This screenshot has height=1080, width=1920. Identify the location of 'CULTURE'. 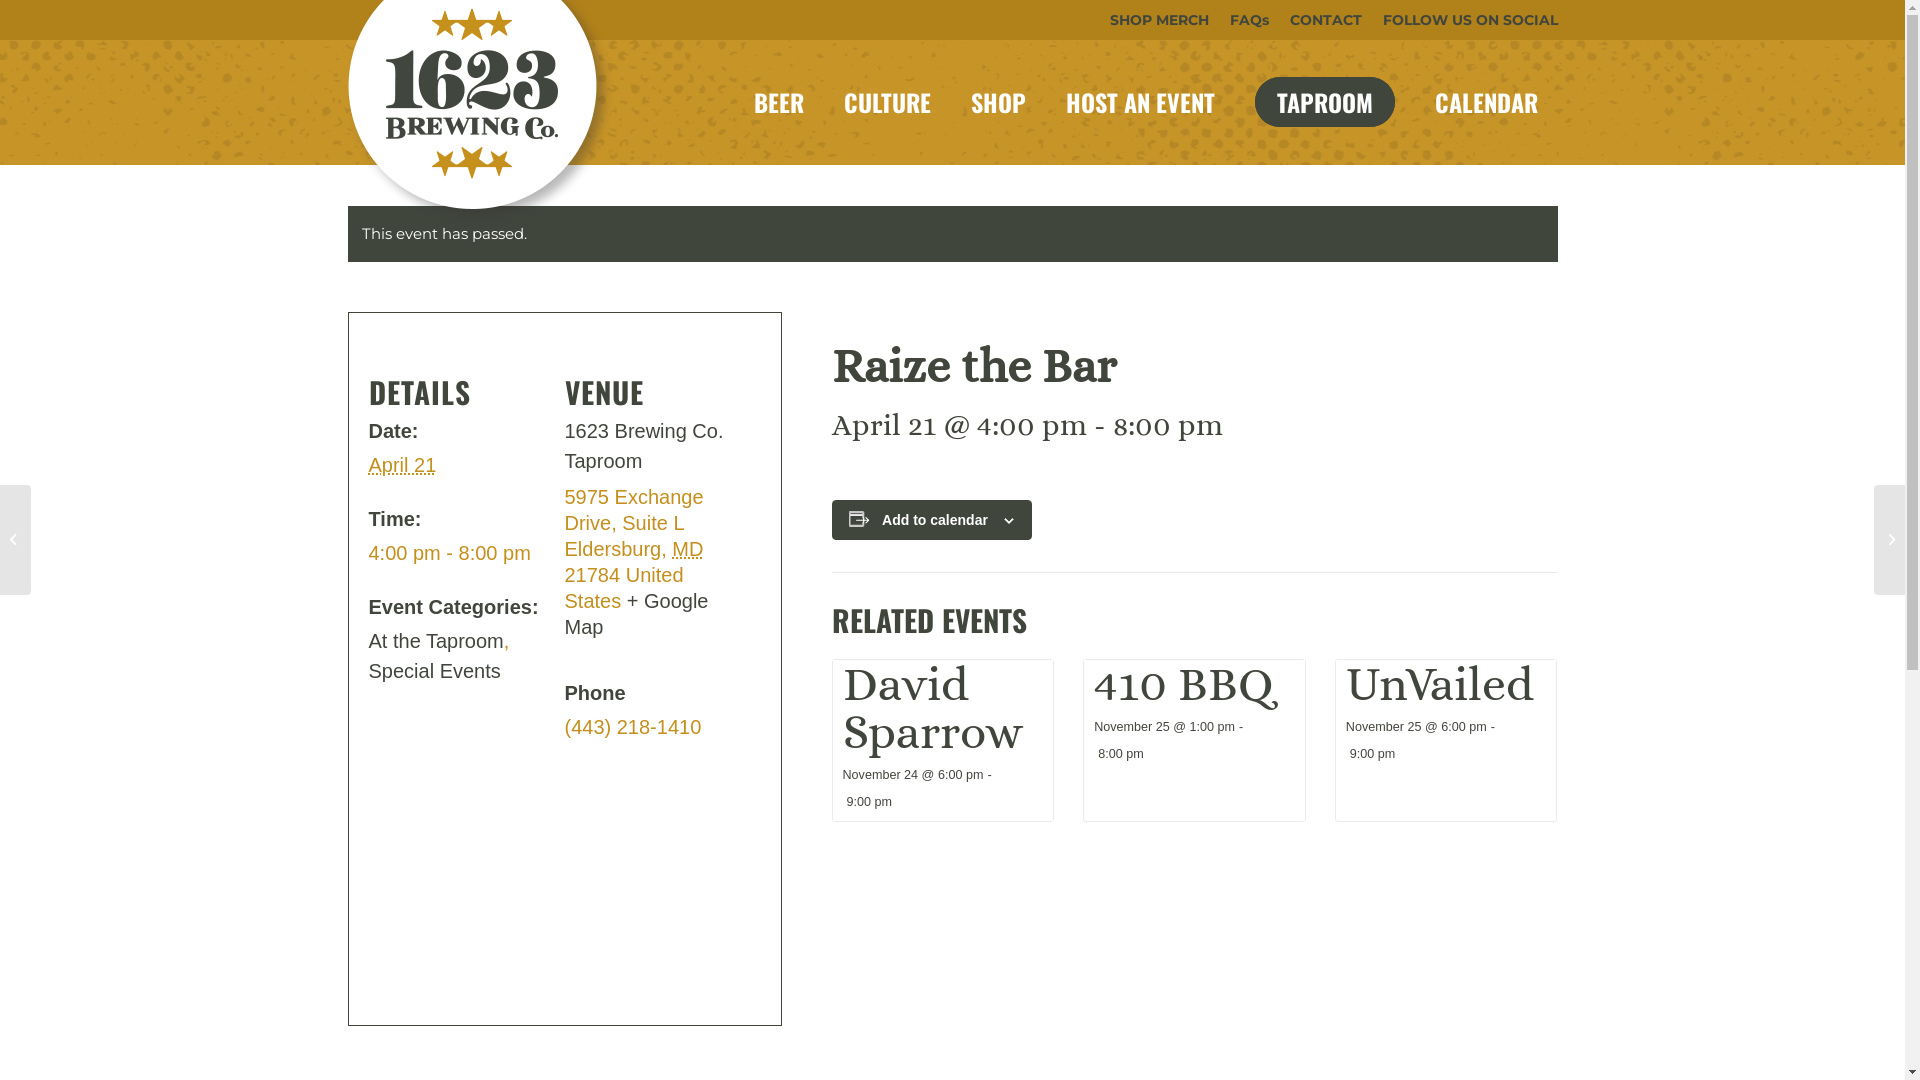
(886, 101).